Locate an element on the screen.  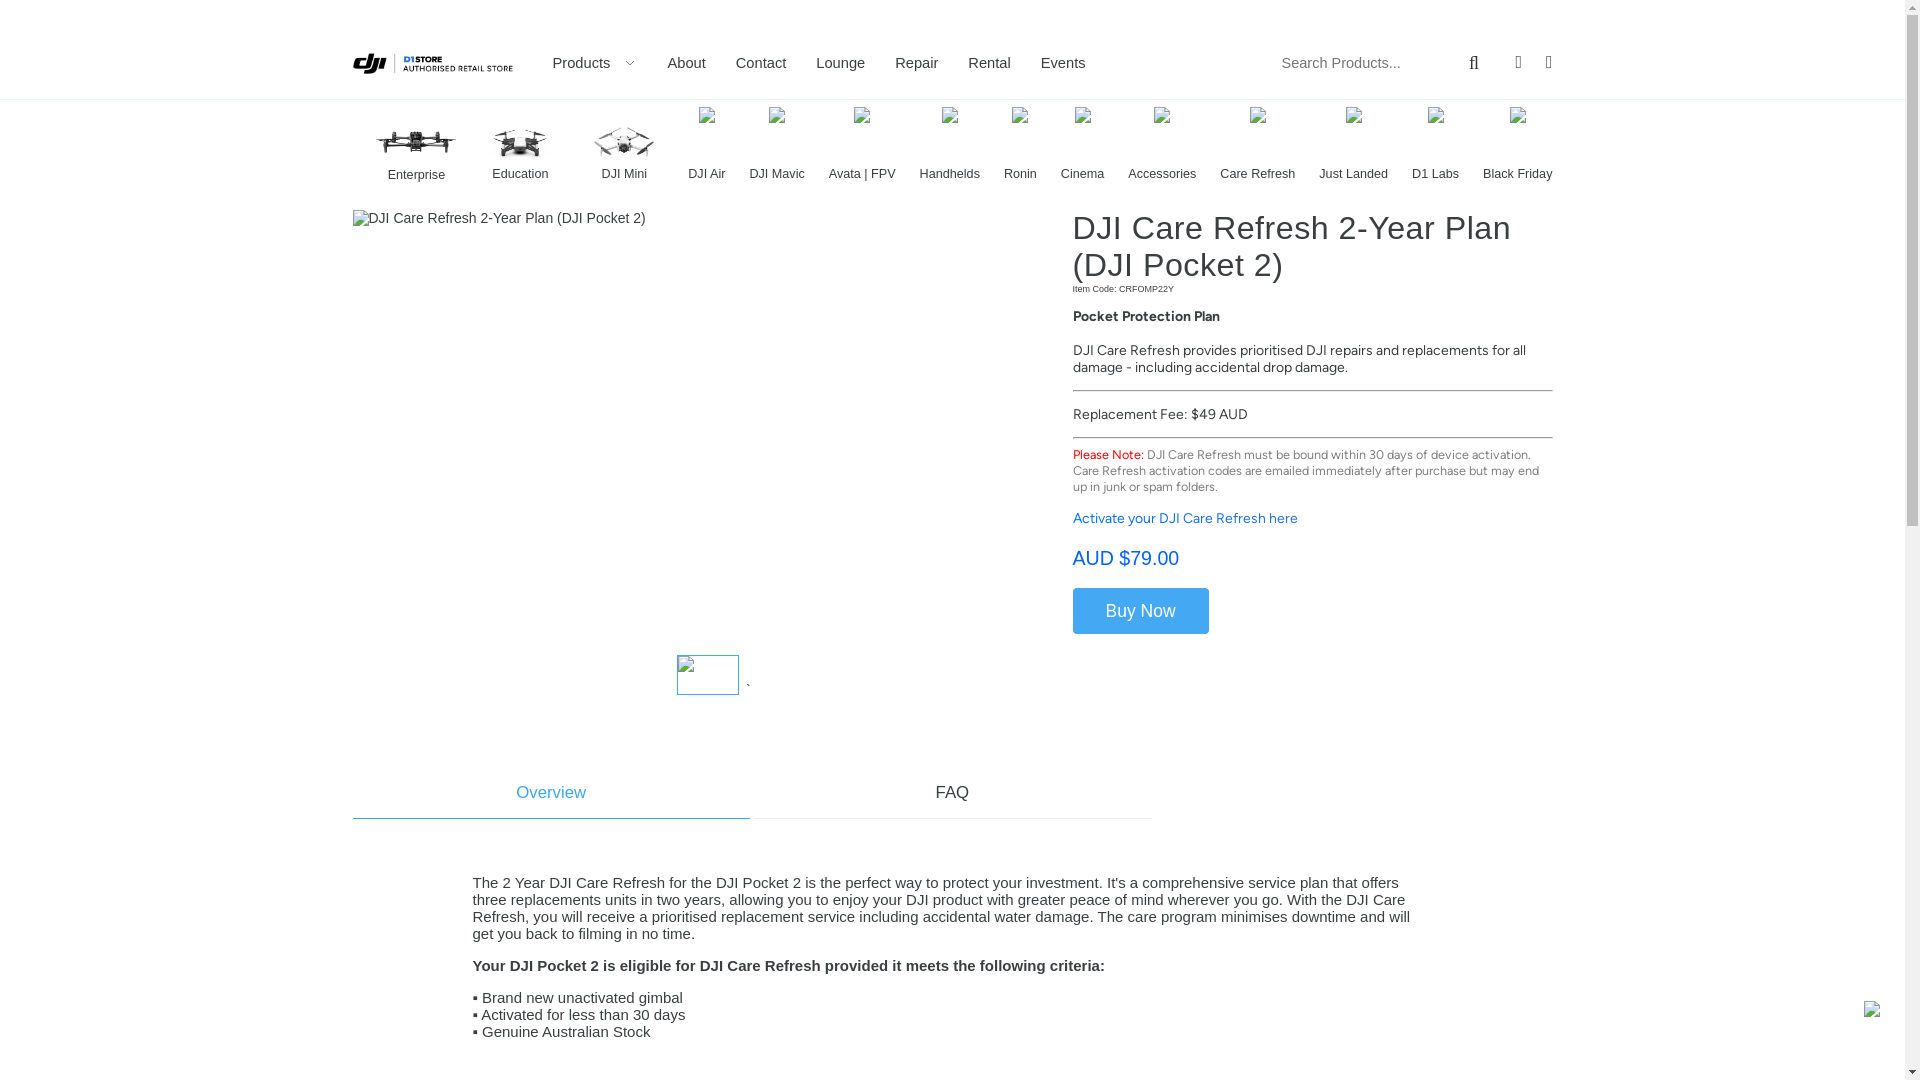
'Just Landed' is located at coordinates (1353, 143).